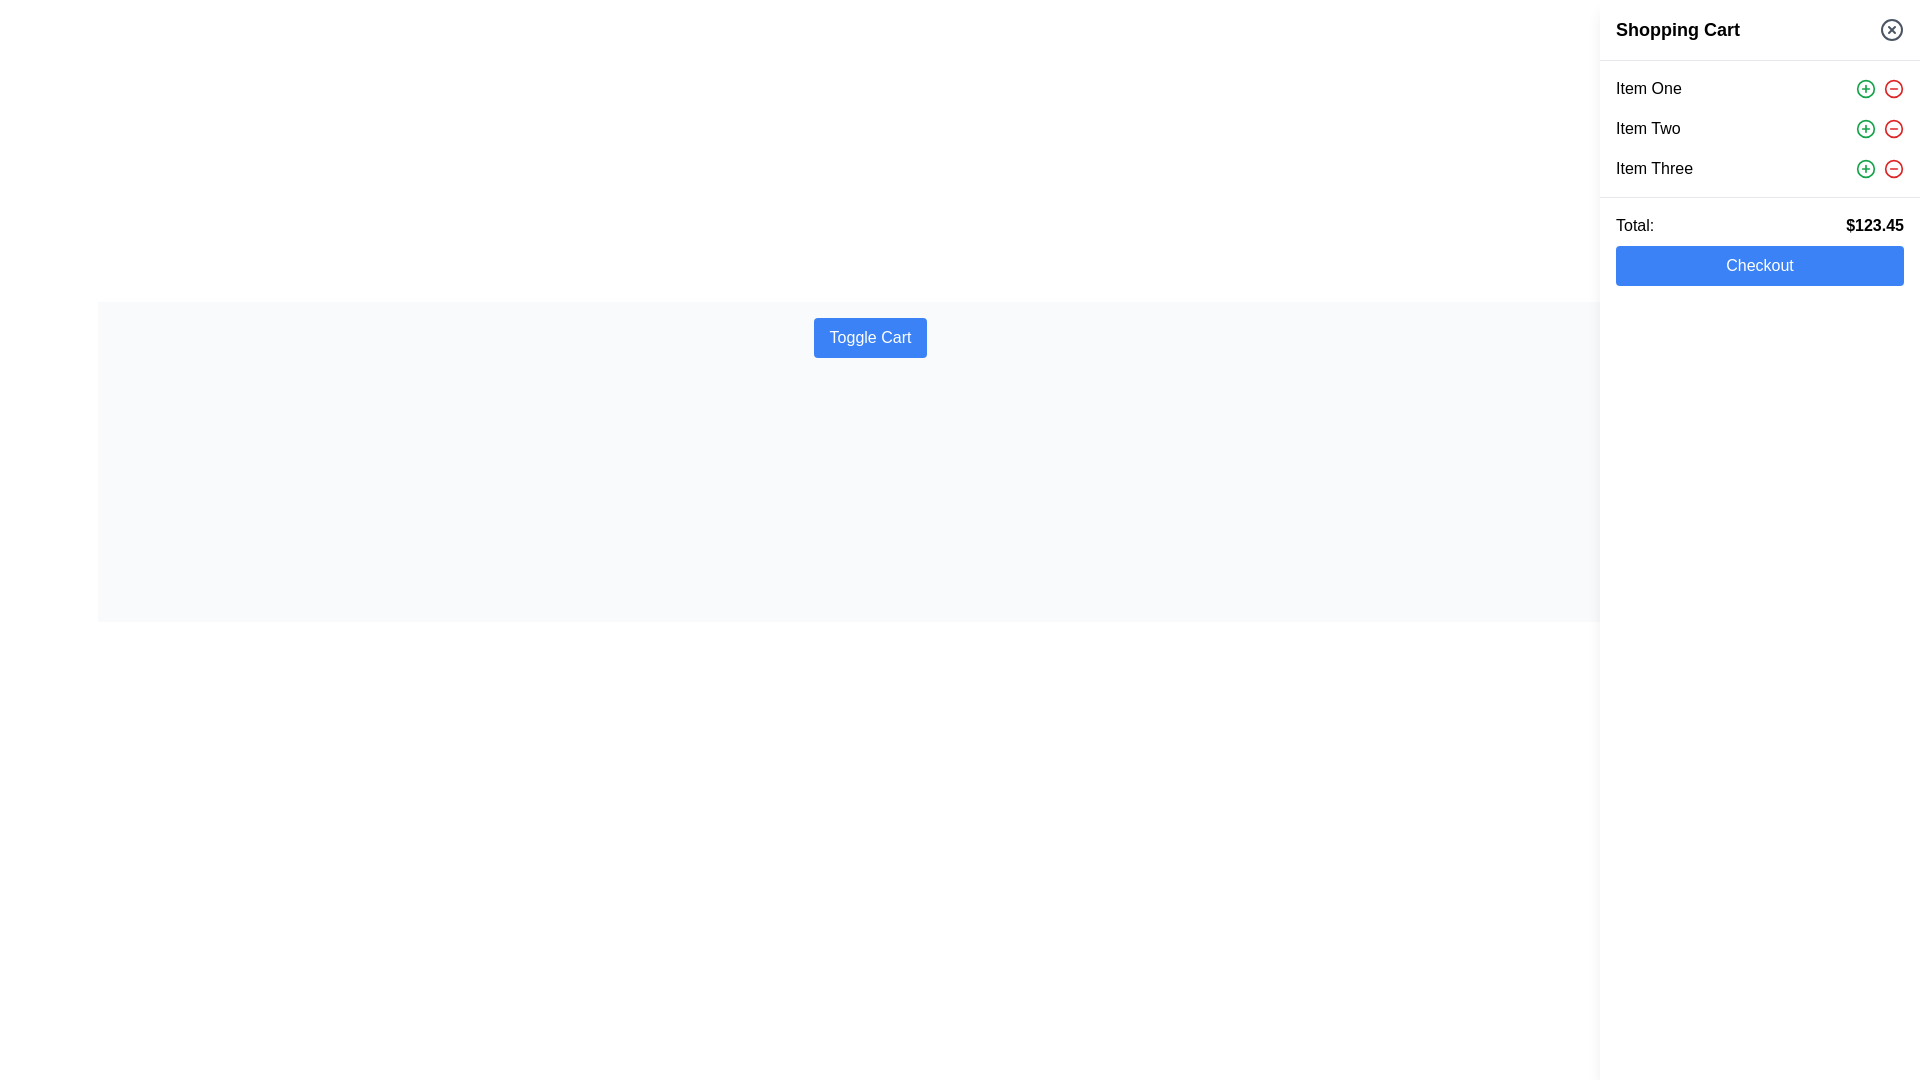  I want to click on the red circular minus icon located to the right of the 'Item One' text label to decrease the quantity, so click(1893, 87).